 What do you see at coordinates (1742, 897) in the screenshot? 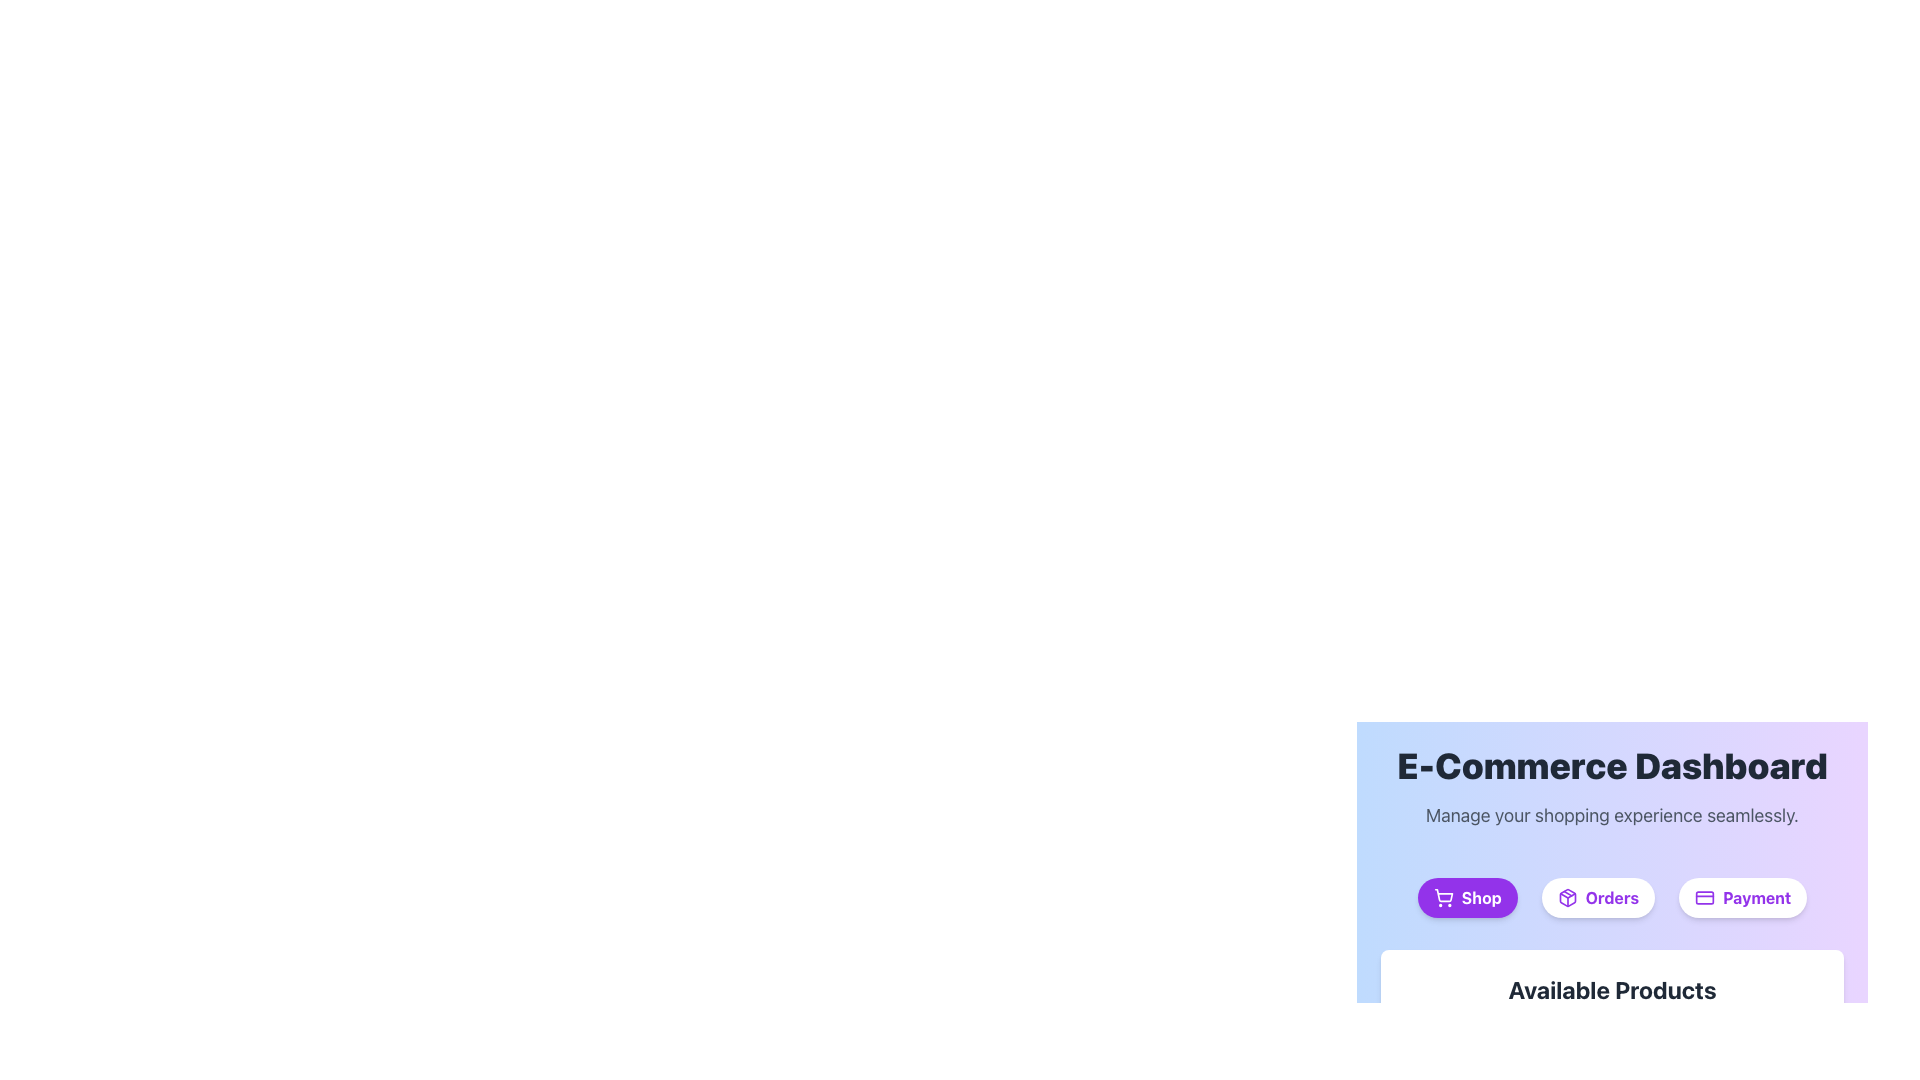
I see `the third button in the horizontal row located below the 'E-Commerce Dashboard' heading` at bounding box center [1742, 897].